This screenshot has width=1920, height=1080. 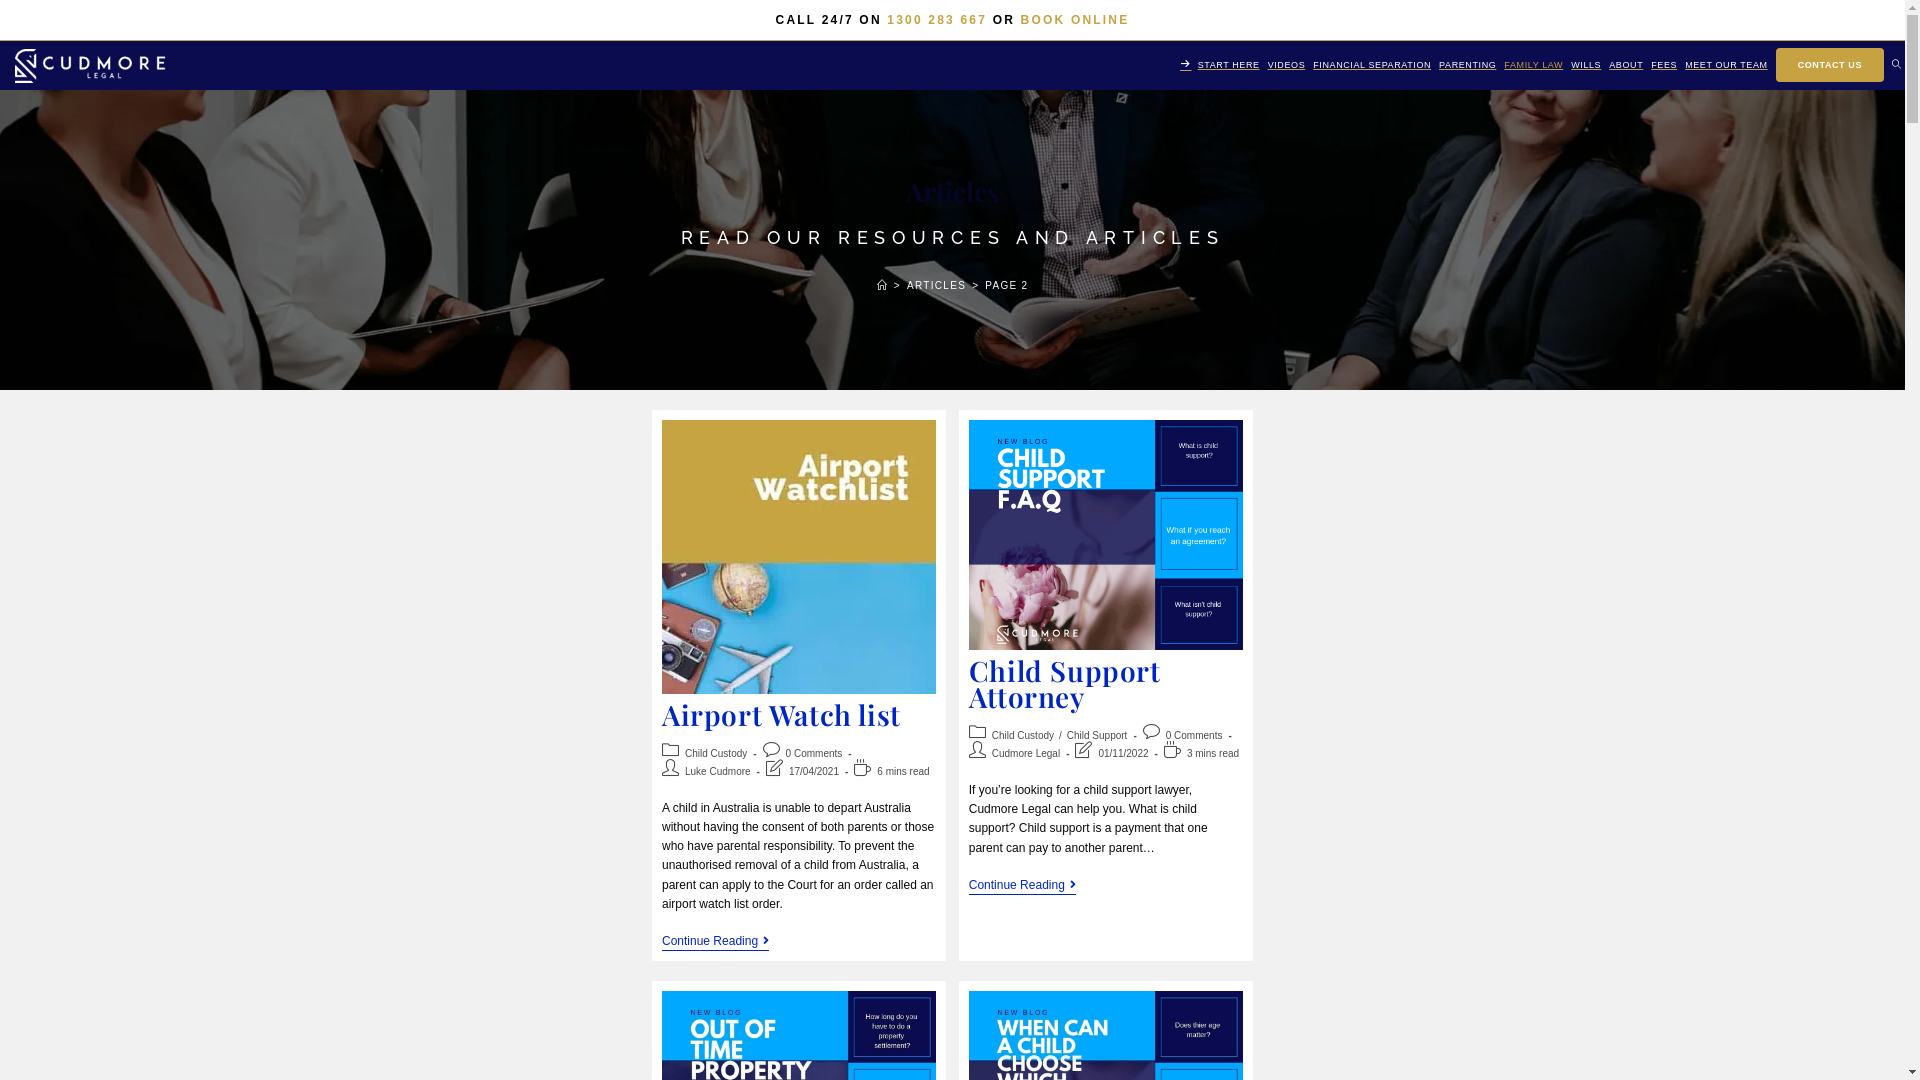 What do you see at coordinates (718, 770) in the screenshot?
I see `'Luke Cudmore'` at bounding box center [718, 770].